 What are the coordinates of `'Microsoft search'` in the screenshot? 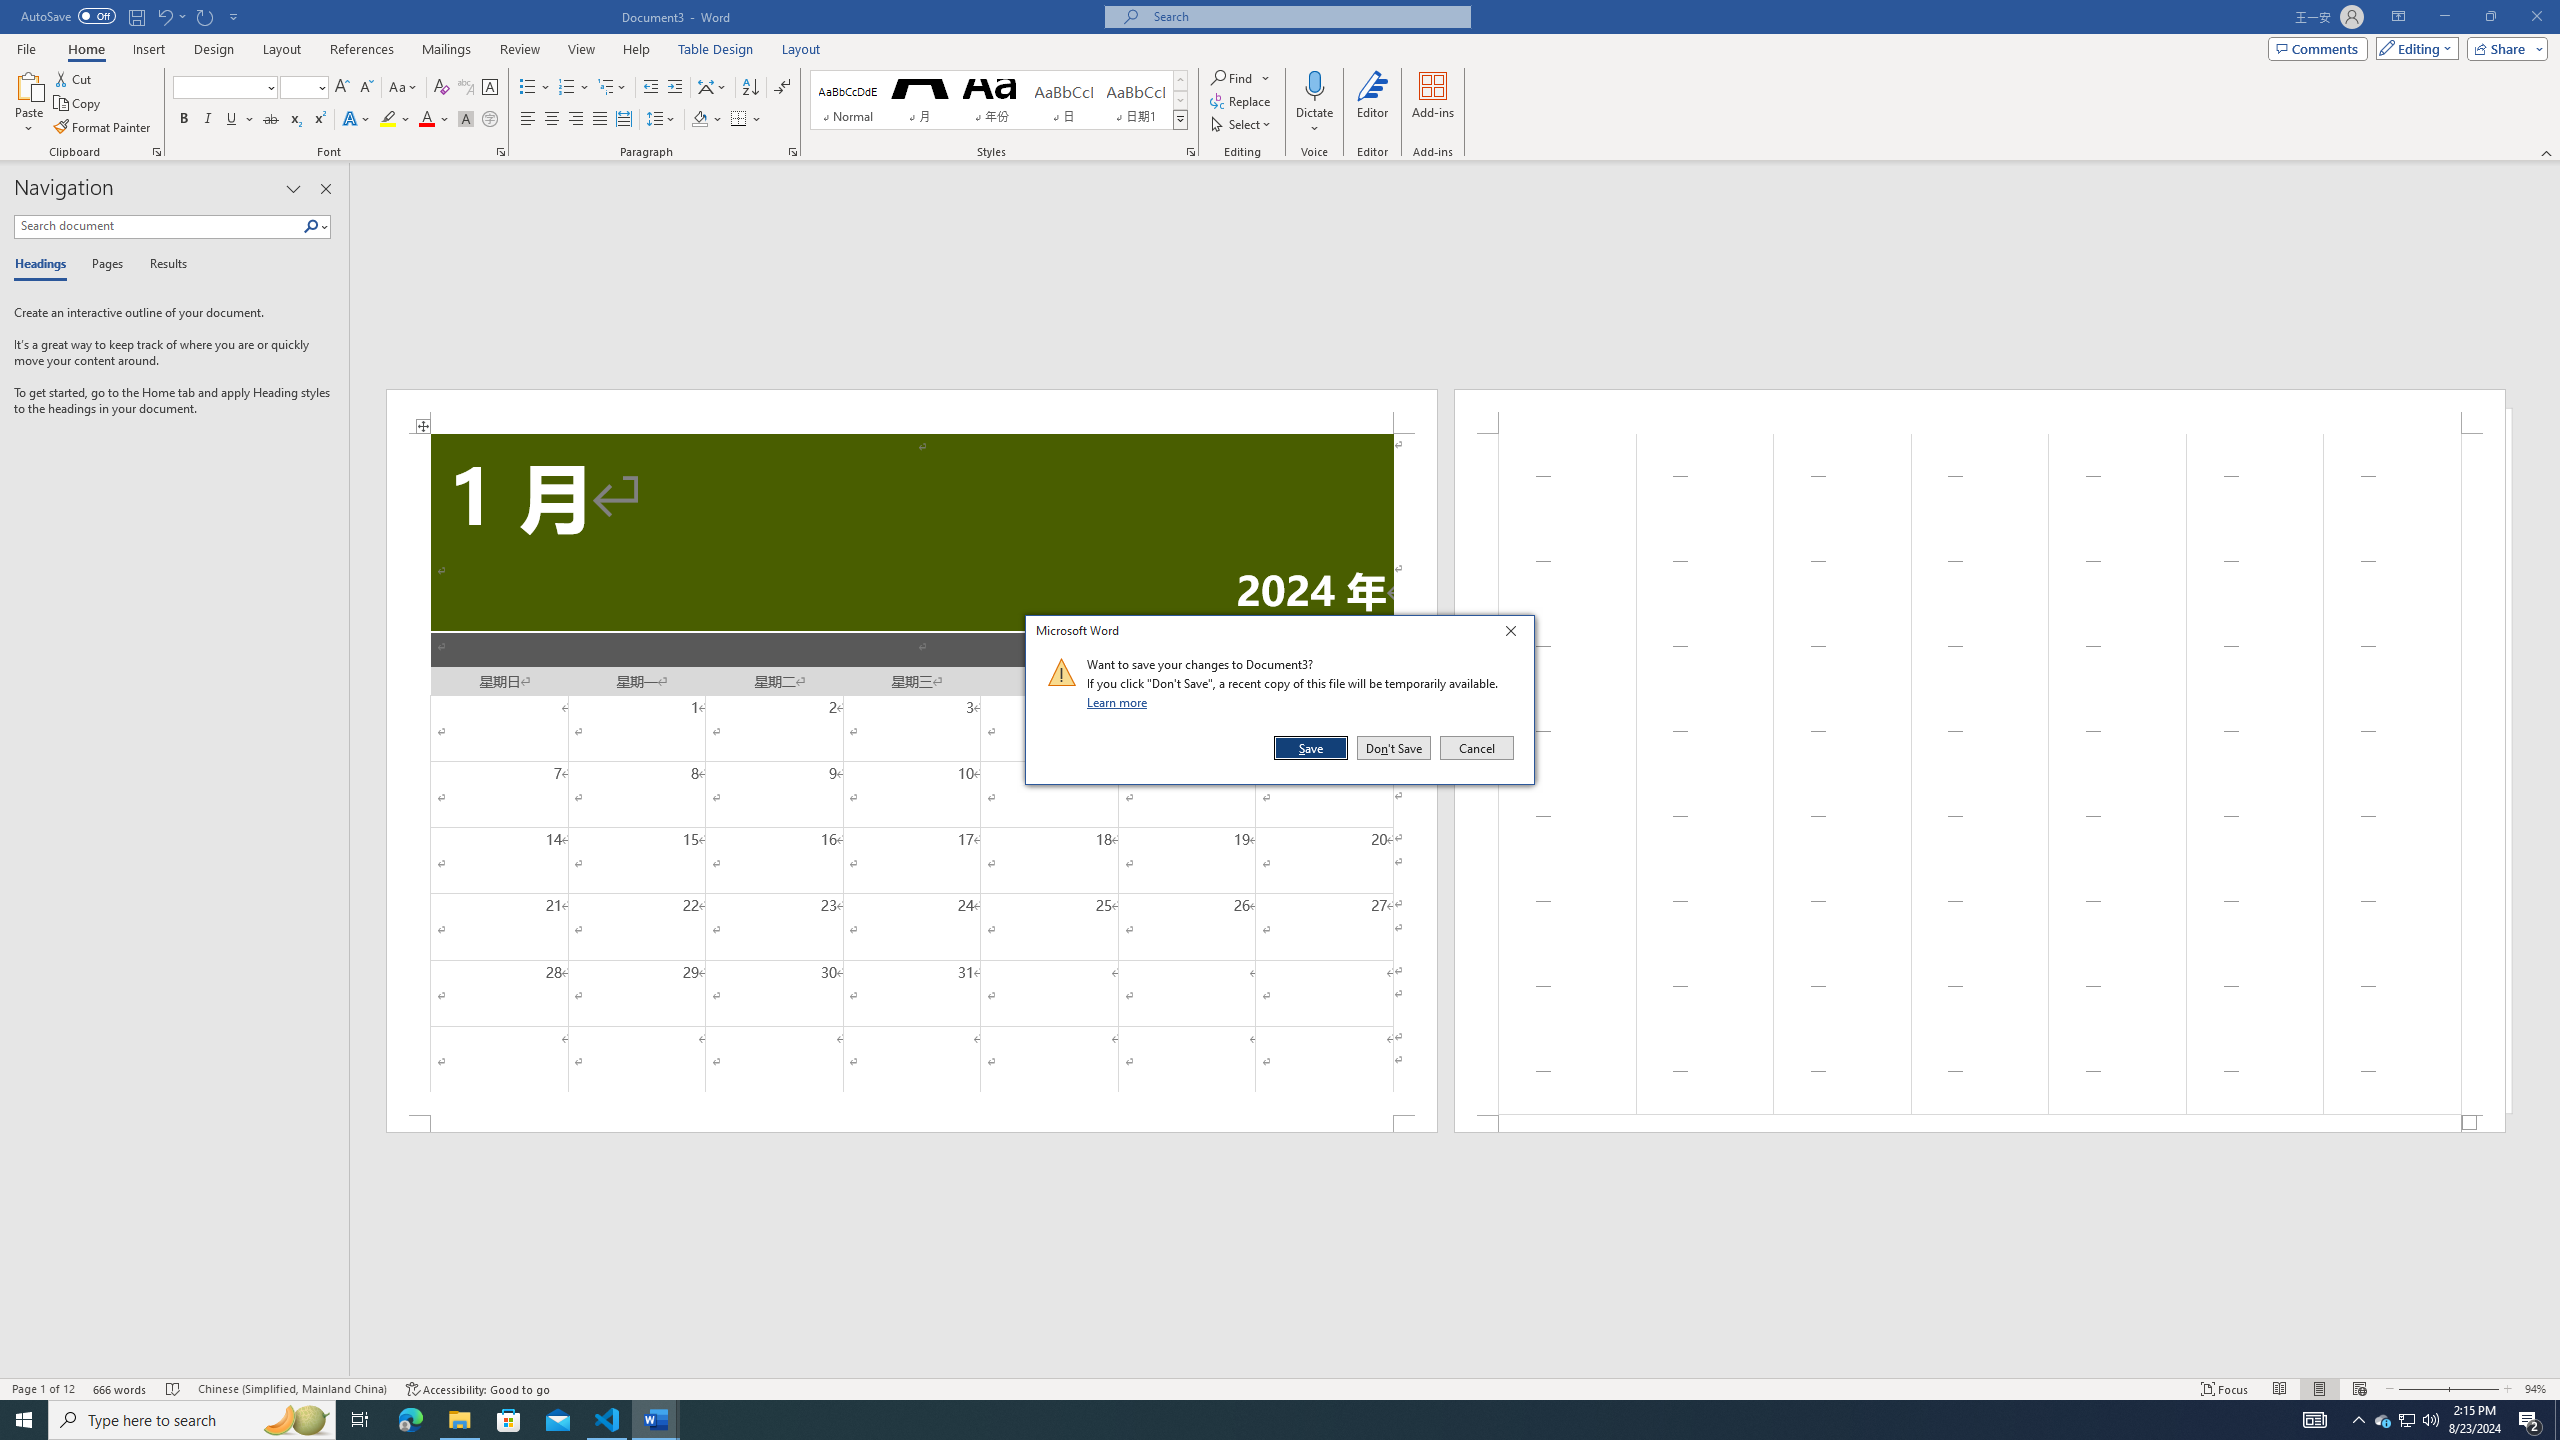 It's located at (1304, 16).